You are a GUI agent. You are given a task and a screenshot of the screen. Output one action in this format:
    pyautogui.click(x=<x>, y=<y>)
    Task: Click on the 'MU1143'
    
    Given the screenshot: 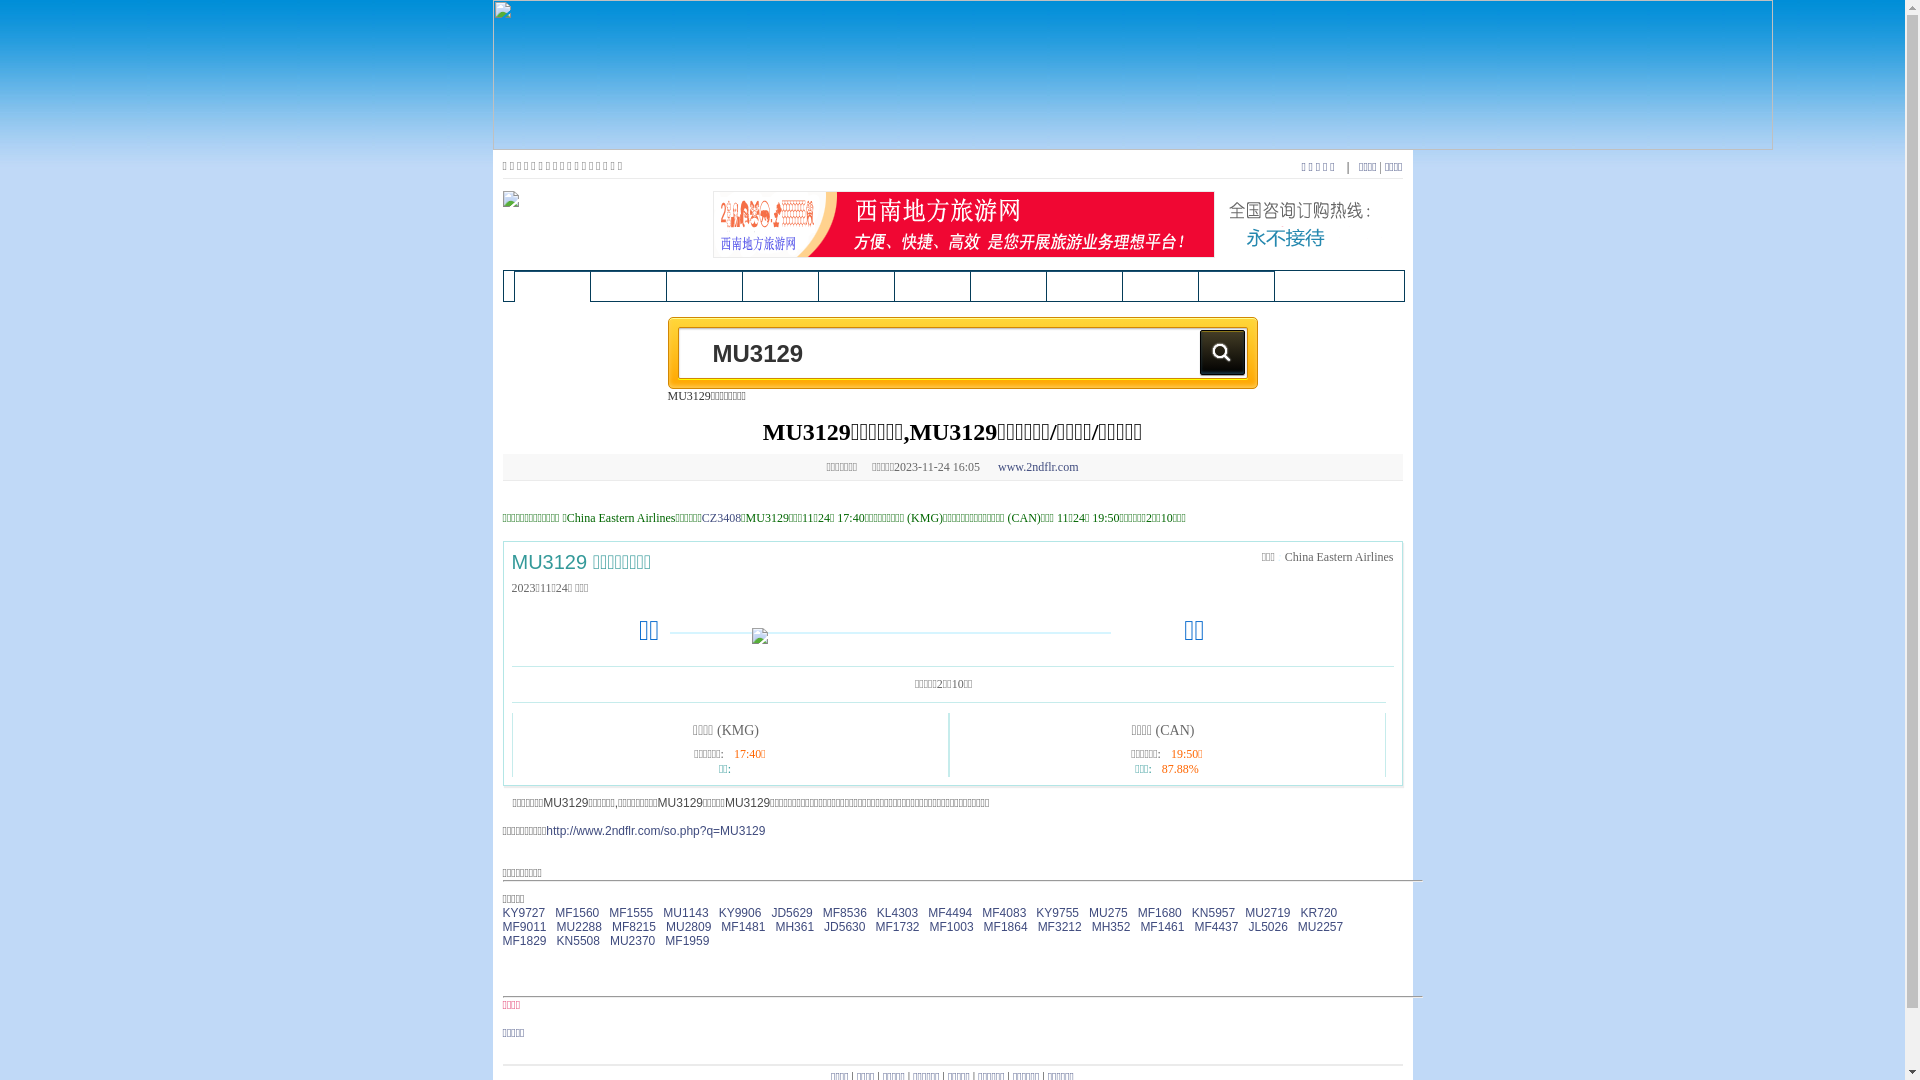 What is the action you would take?
    pyautogui.click(x=685, y=913)
    